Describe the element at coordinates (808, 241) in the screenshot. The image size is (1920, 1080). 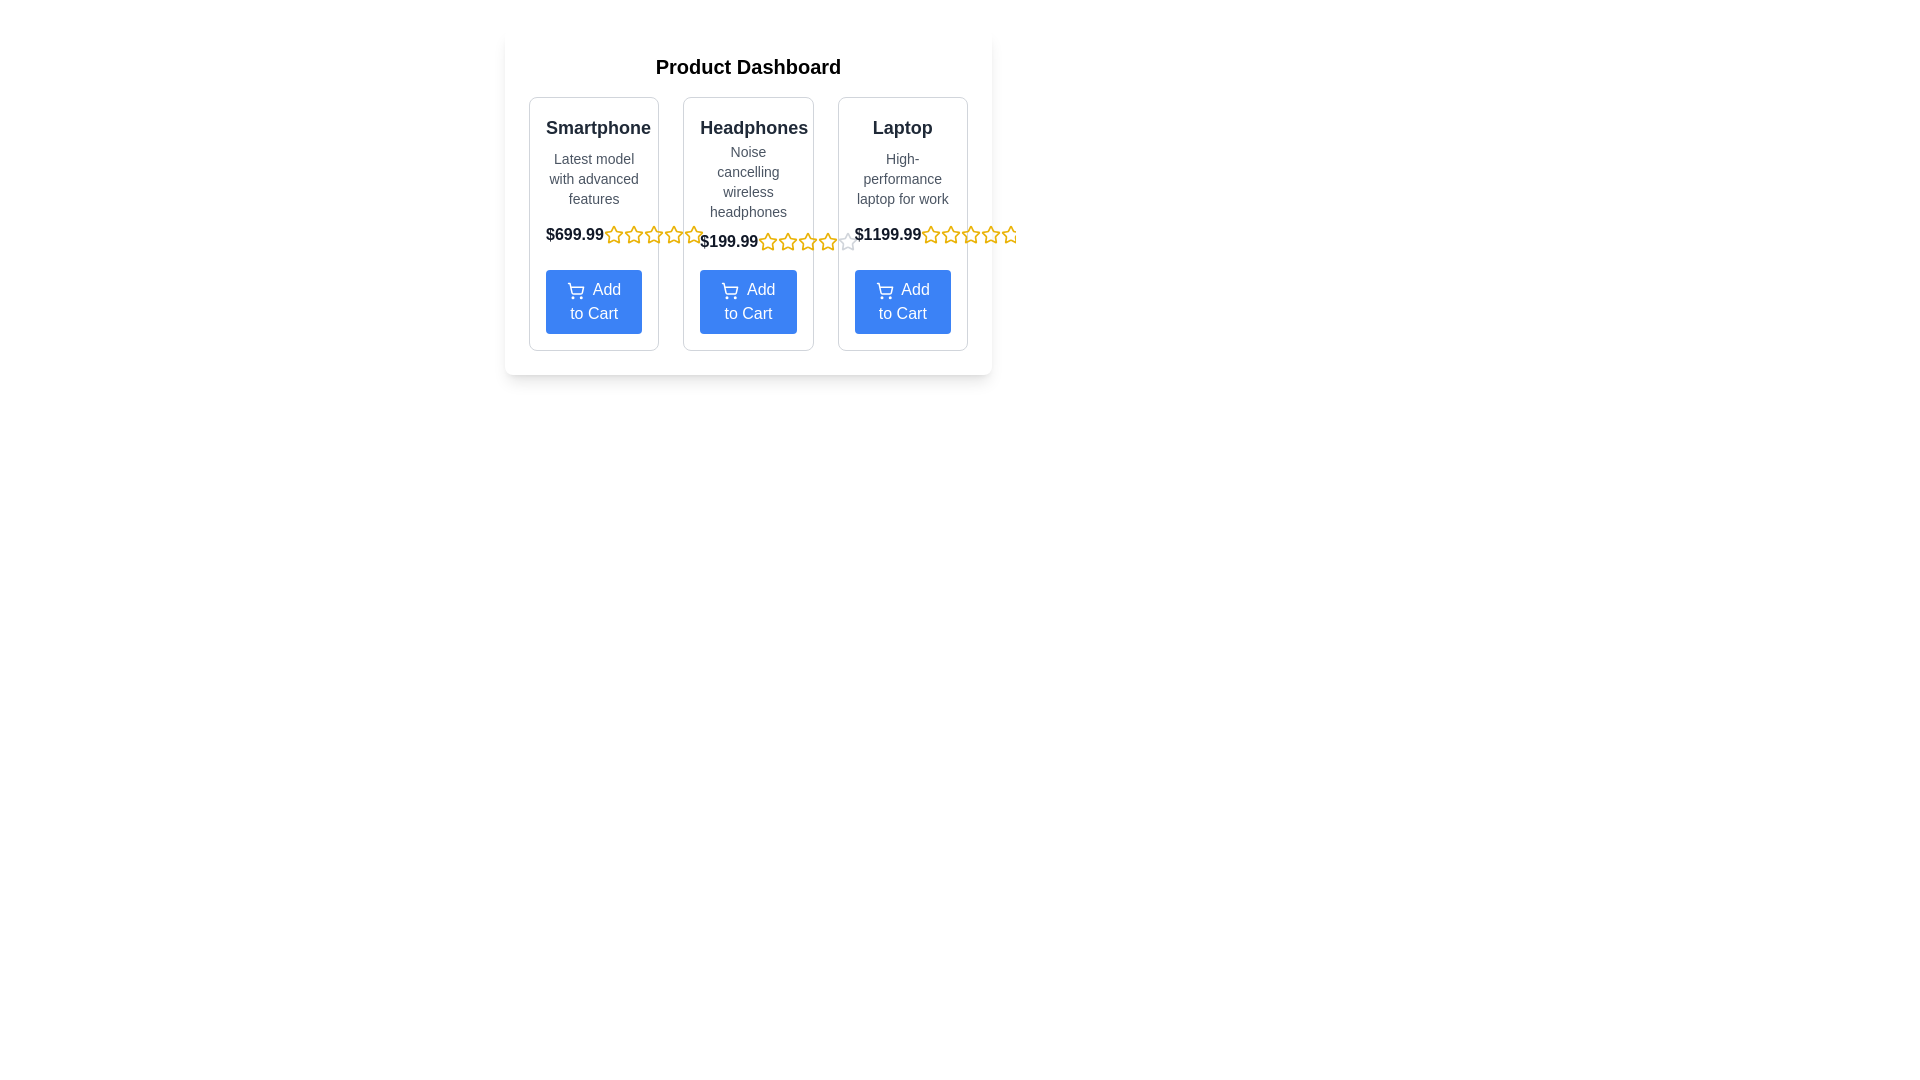
I see `the fourth golden star icon for rating located below the price and above the 'Add to Cart' button in the 'Headphones' product card` at that location.